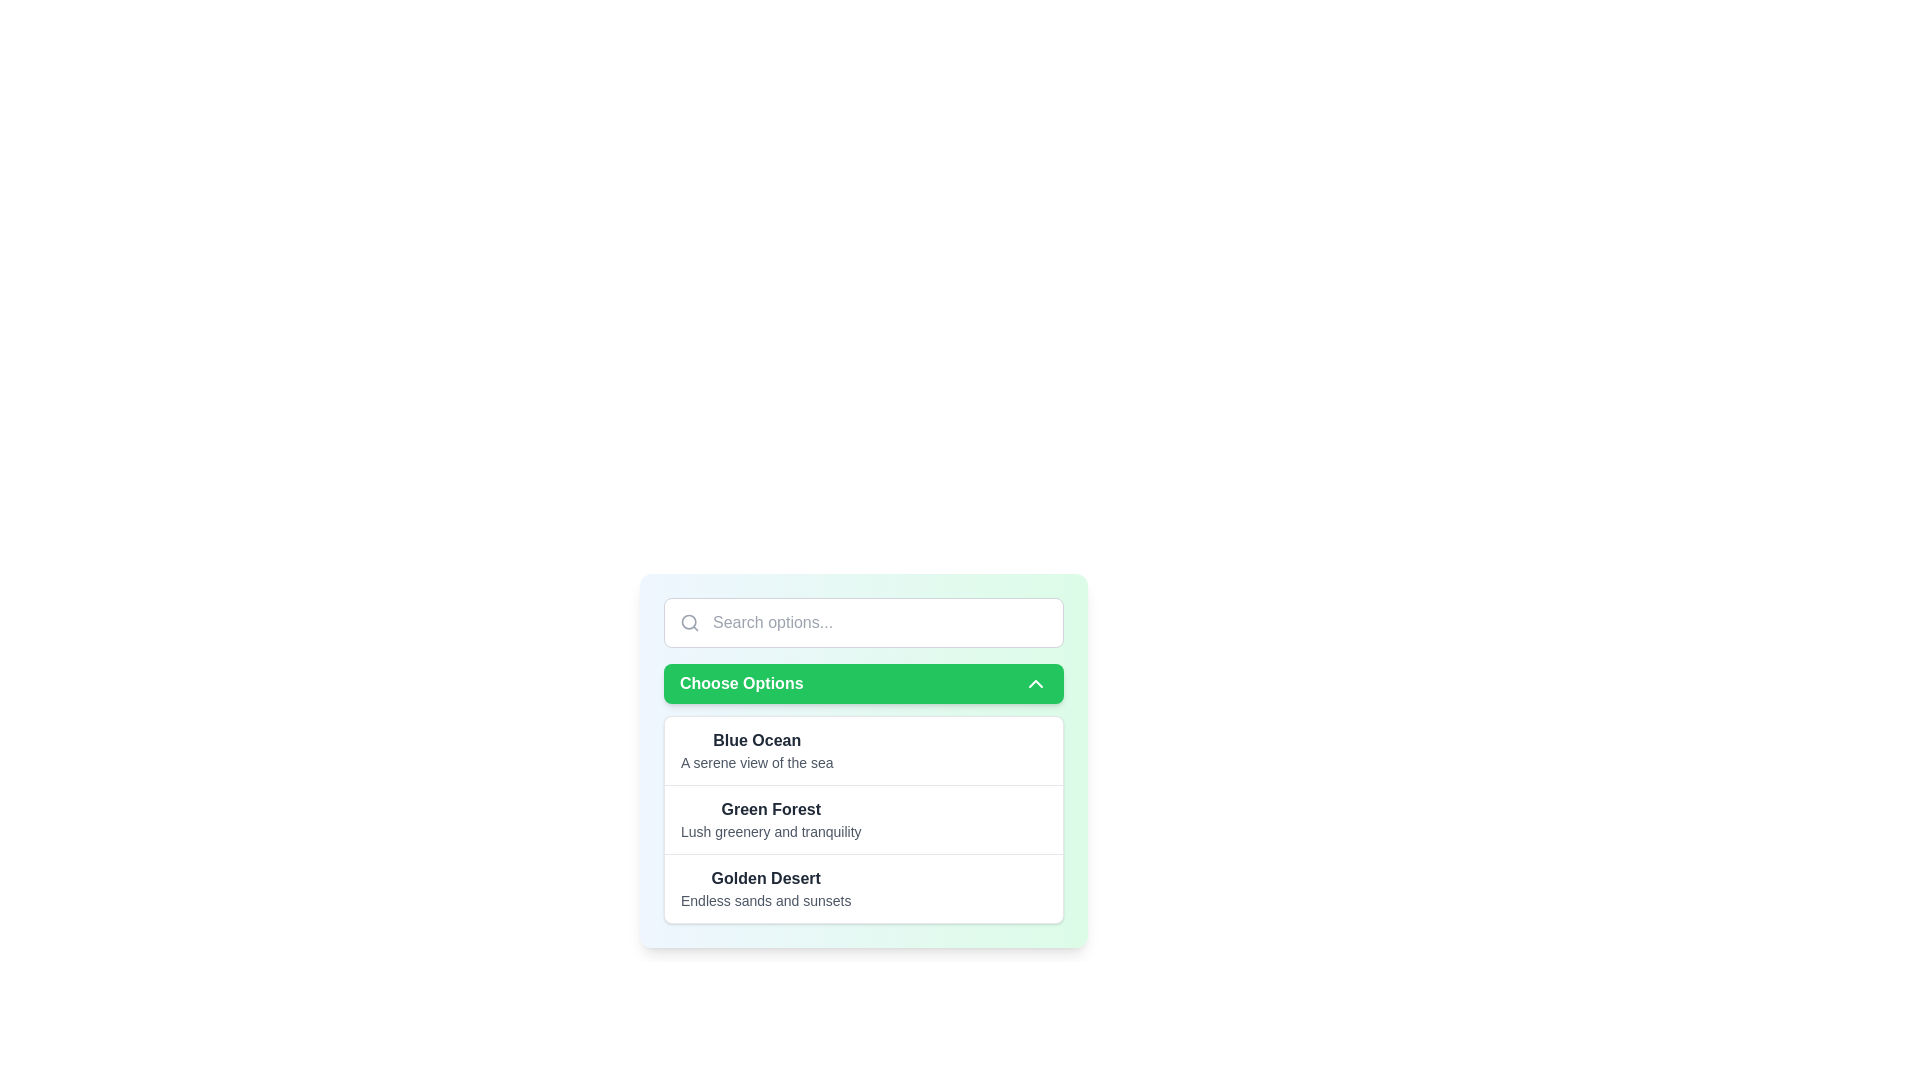 This screenshot has height=1080, width=1920. Describe the element at coordinates (864, 820) in the screenshot. I see `the dropdown menu item that is the second in the list, labeled 'Green Forest', which features a white rectangular design with bold black titles and lighter descriptions` at that location.